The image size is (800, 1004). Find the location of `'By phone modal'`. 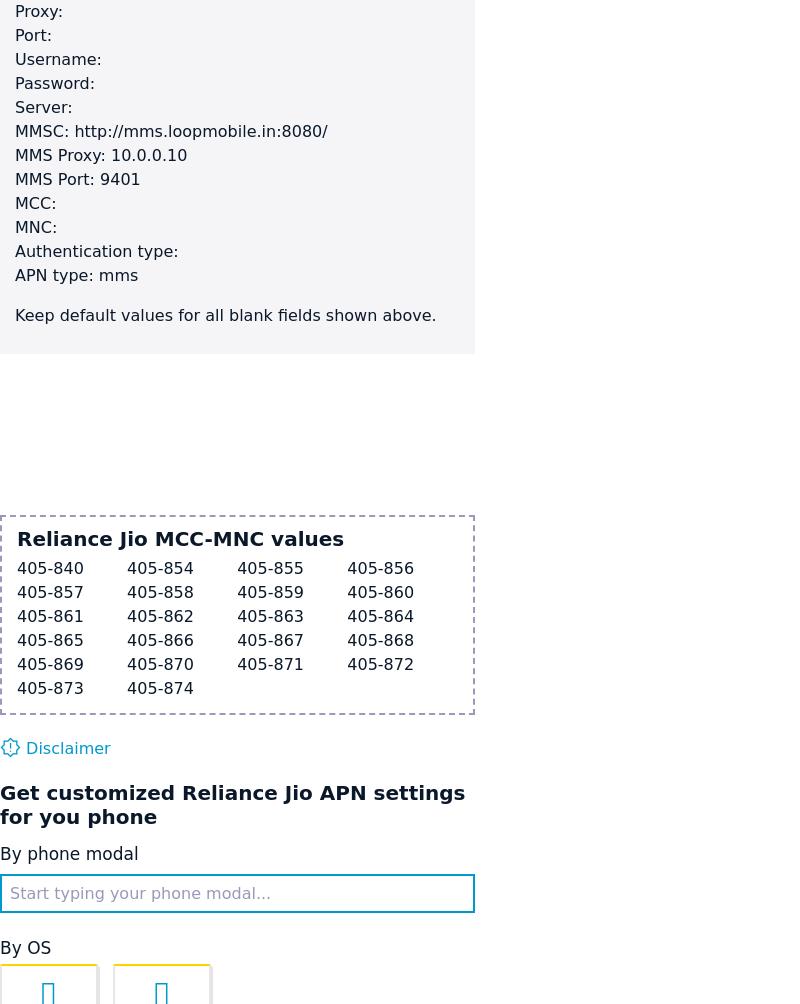

'By phone modal' is located at coordinates (68, 854).